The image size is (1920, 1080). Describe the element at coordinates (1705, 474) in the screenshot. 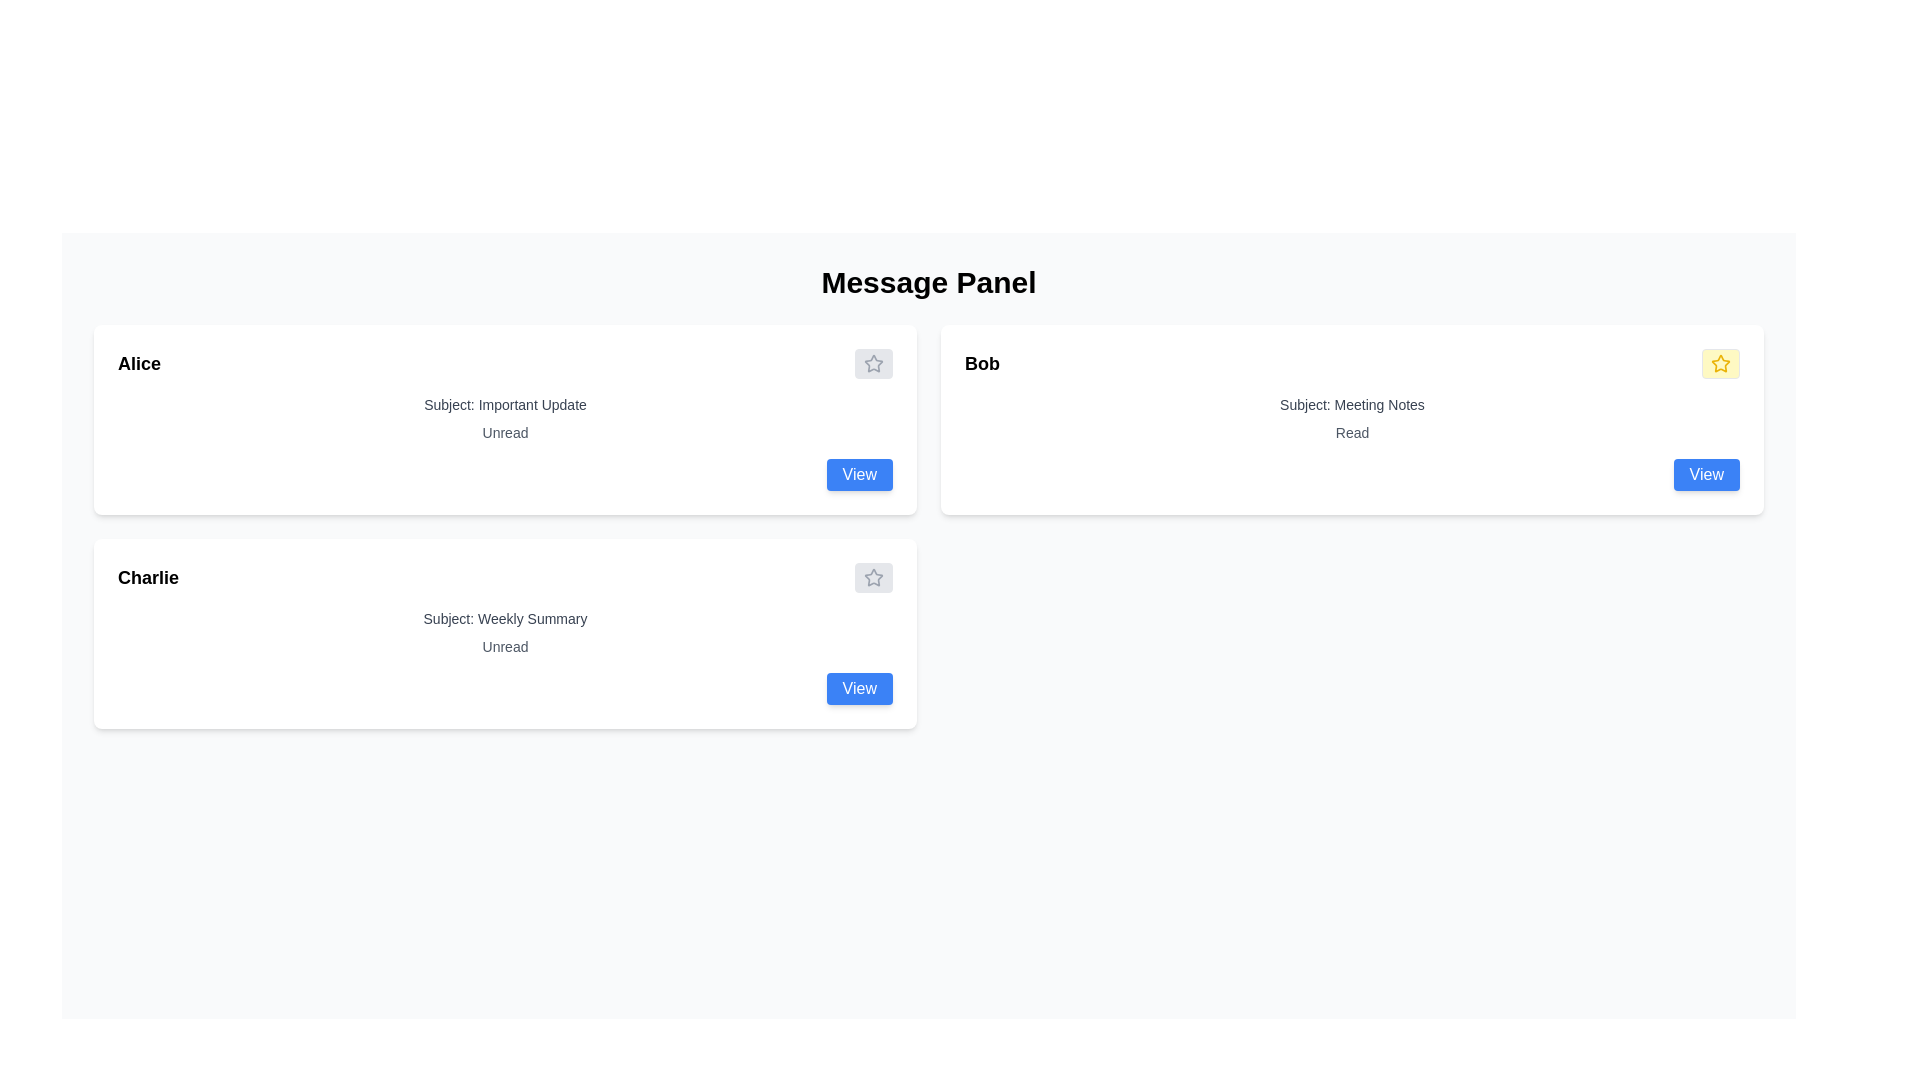

I see `the 'View' button with a blue background and white text located in the bottom-right corner of Bob's 'Meeting Notes' card to observe the hover effect` at that location.